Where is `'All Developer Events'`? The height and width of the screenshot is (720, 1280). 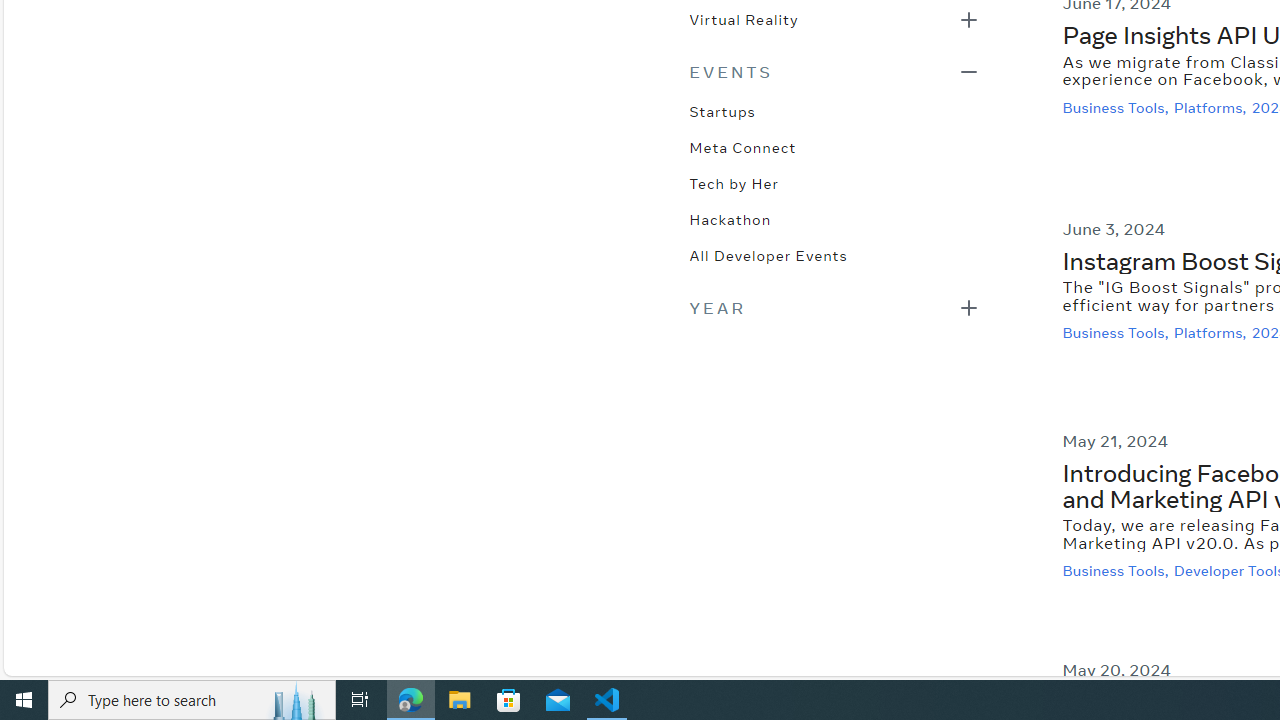 'All Developer Events' is located at coordinates (767, 253).